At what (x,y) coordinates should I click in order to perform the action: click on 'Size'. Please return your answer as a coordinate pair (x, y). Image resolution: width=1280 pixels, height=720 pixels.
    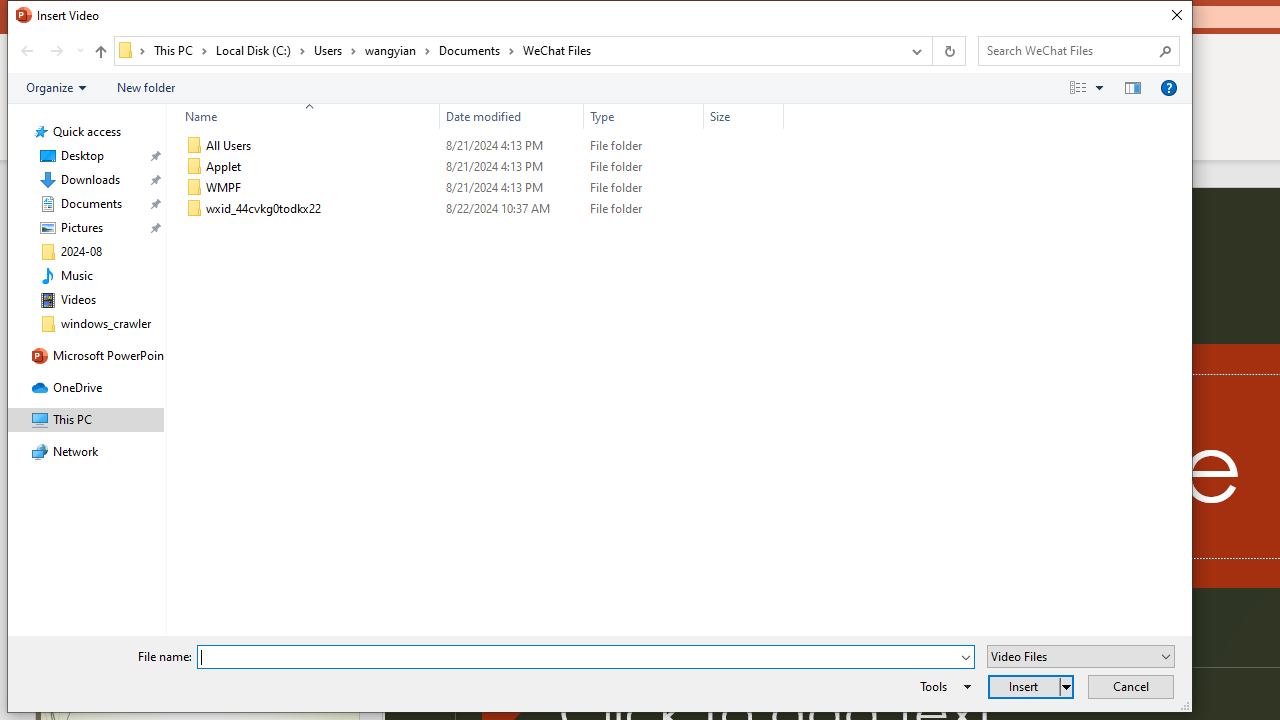
    Looking at the image, I should click on (742, 116).